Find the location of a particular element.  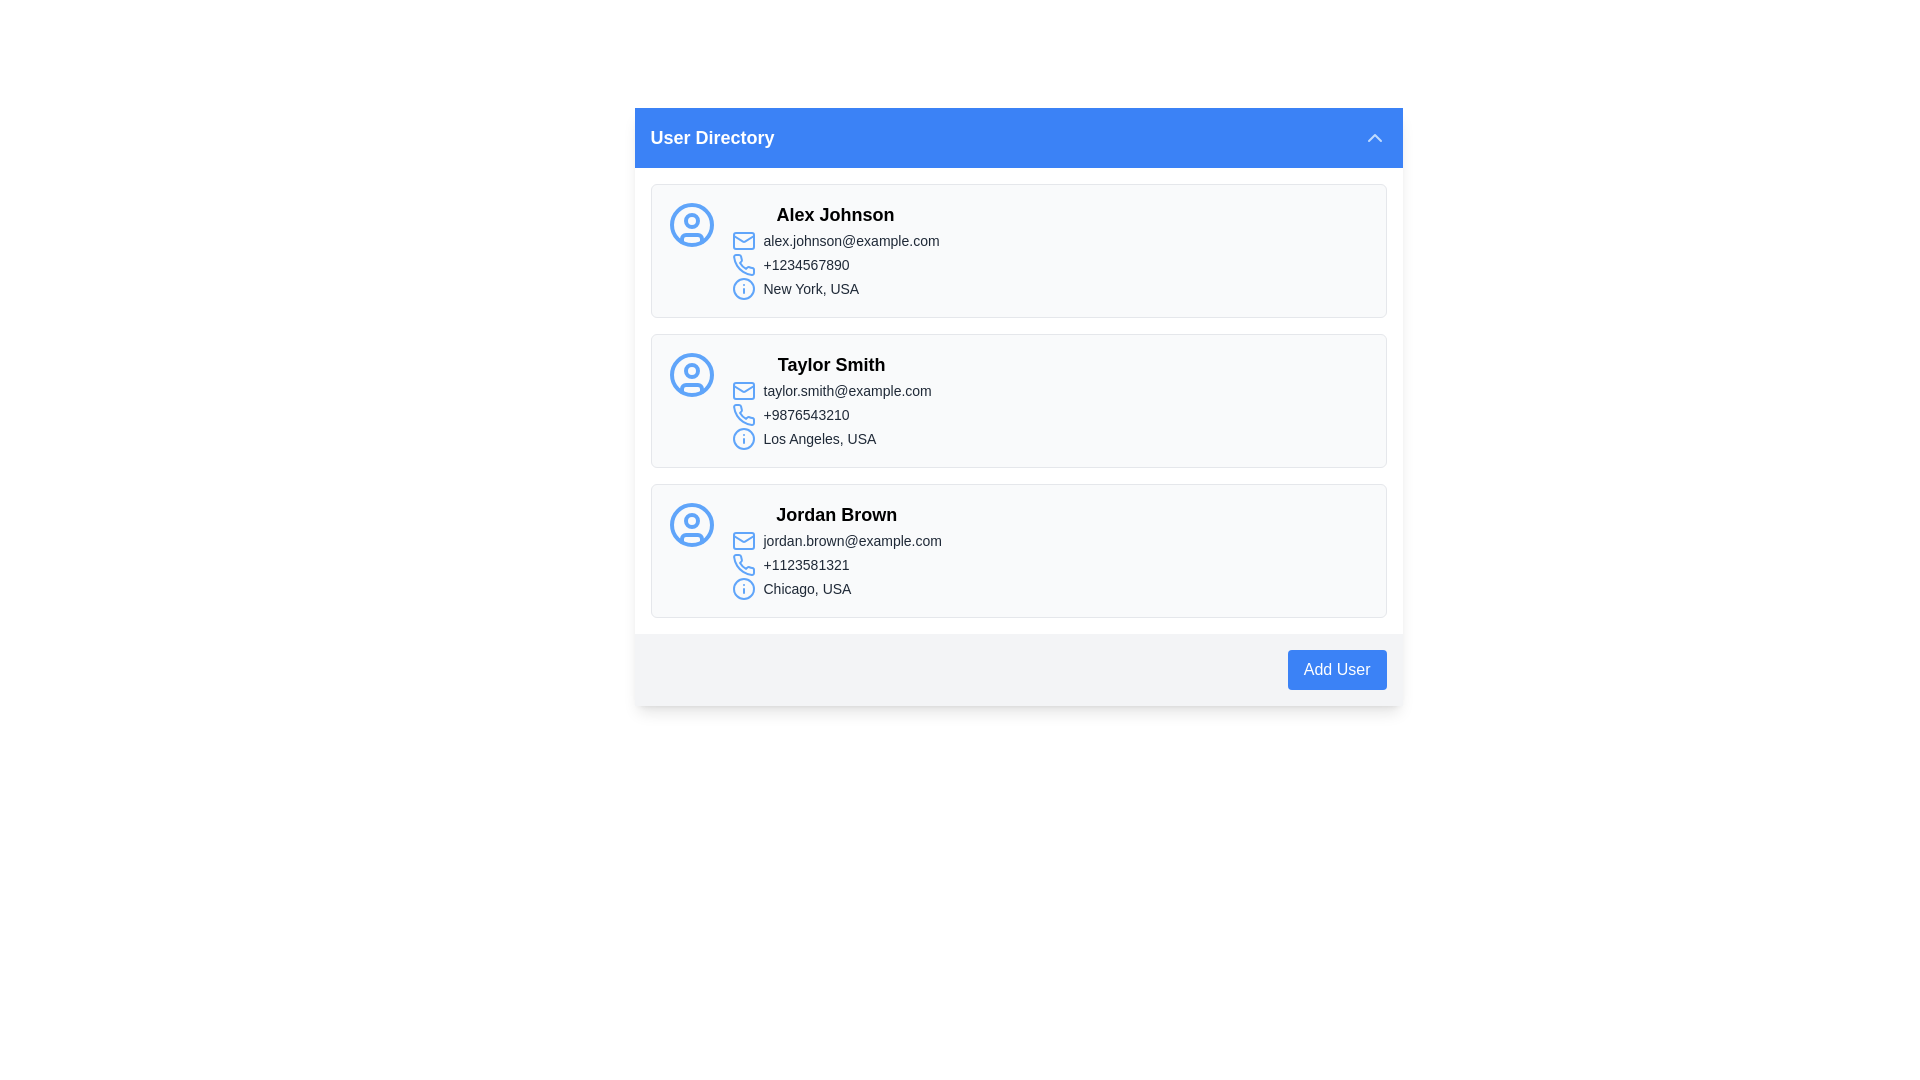

the informational SVG icon located next to the 'Los Angeles, USA' text in Taylor Smith's User Directory card is located at coordinates (742, 438).